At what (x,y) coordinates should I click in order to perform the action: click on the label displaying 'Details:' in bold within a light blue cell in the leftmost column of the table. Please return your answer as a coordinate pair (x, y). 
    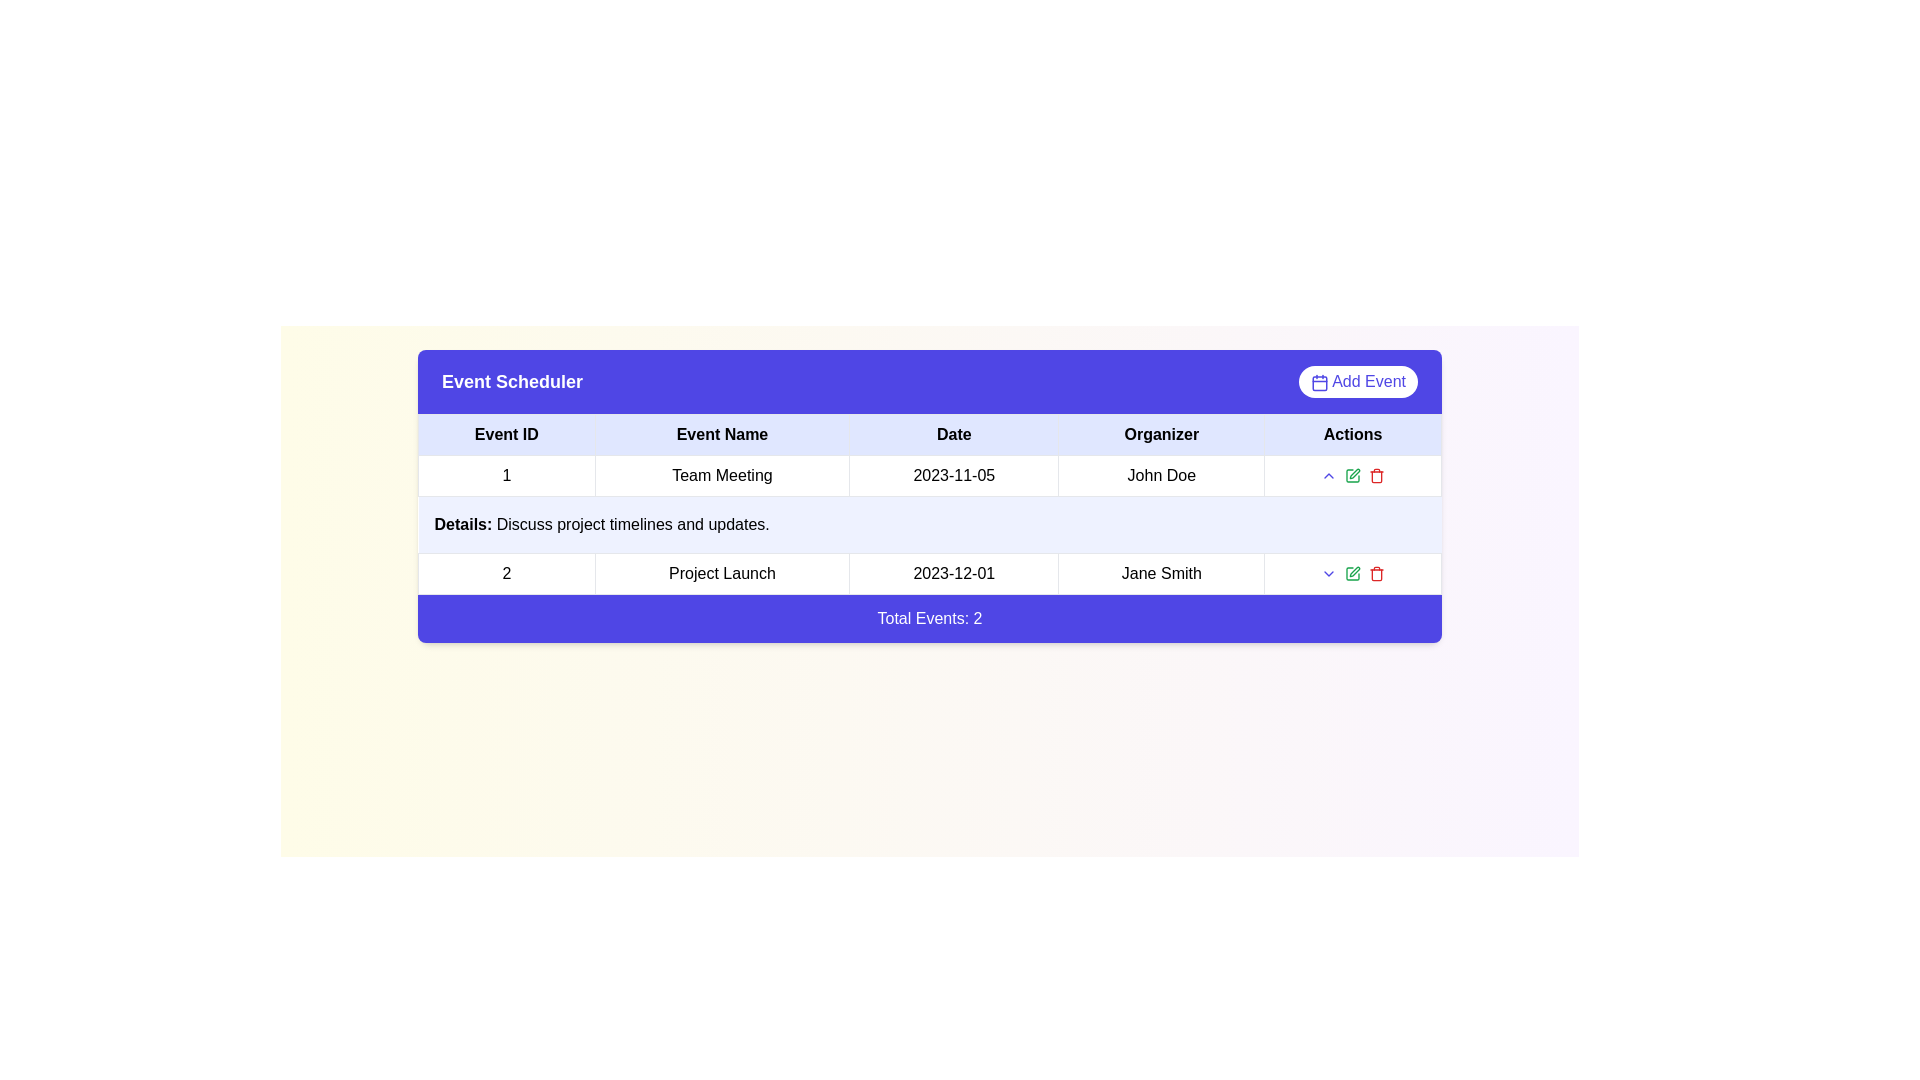
    Looking at the image, I should click on (462, 523).